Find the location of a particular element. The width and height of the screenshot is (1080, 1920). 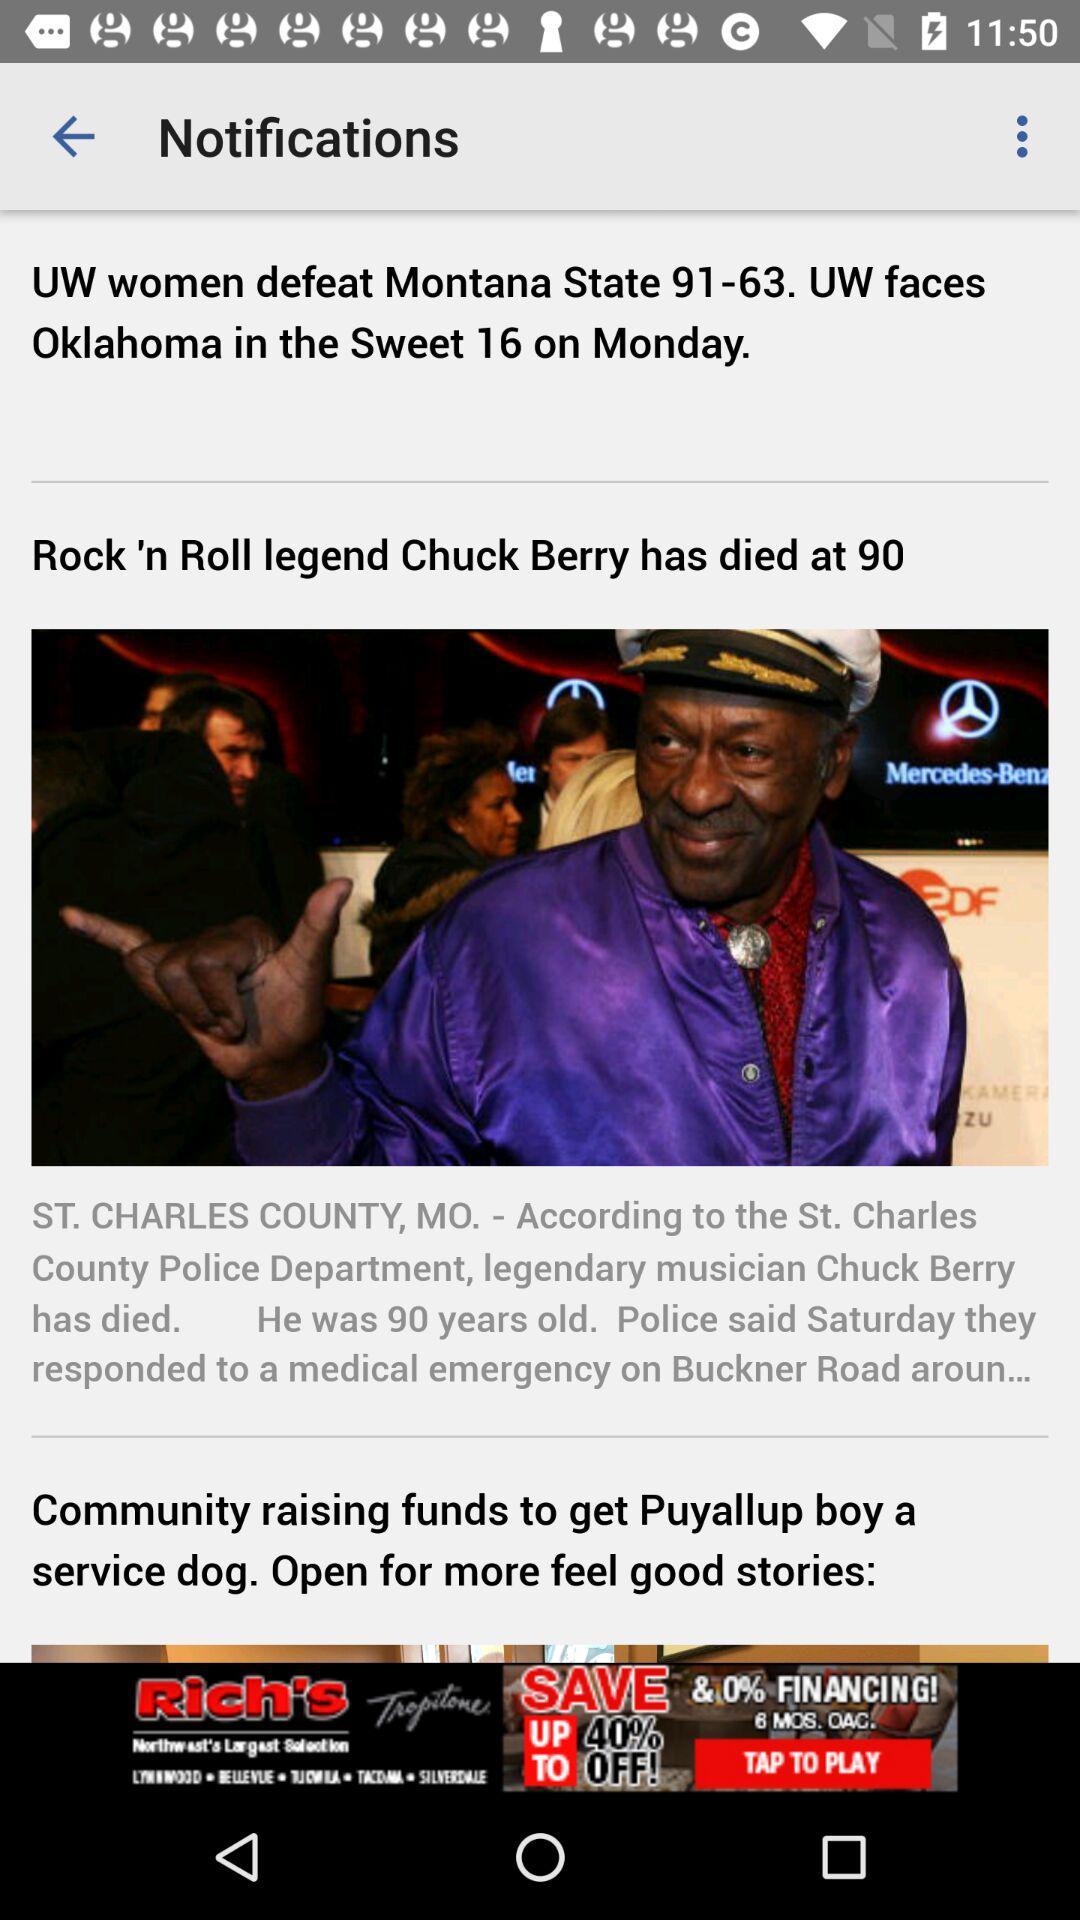

advertisement is located at coordinates (540, 1727).